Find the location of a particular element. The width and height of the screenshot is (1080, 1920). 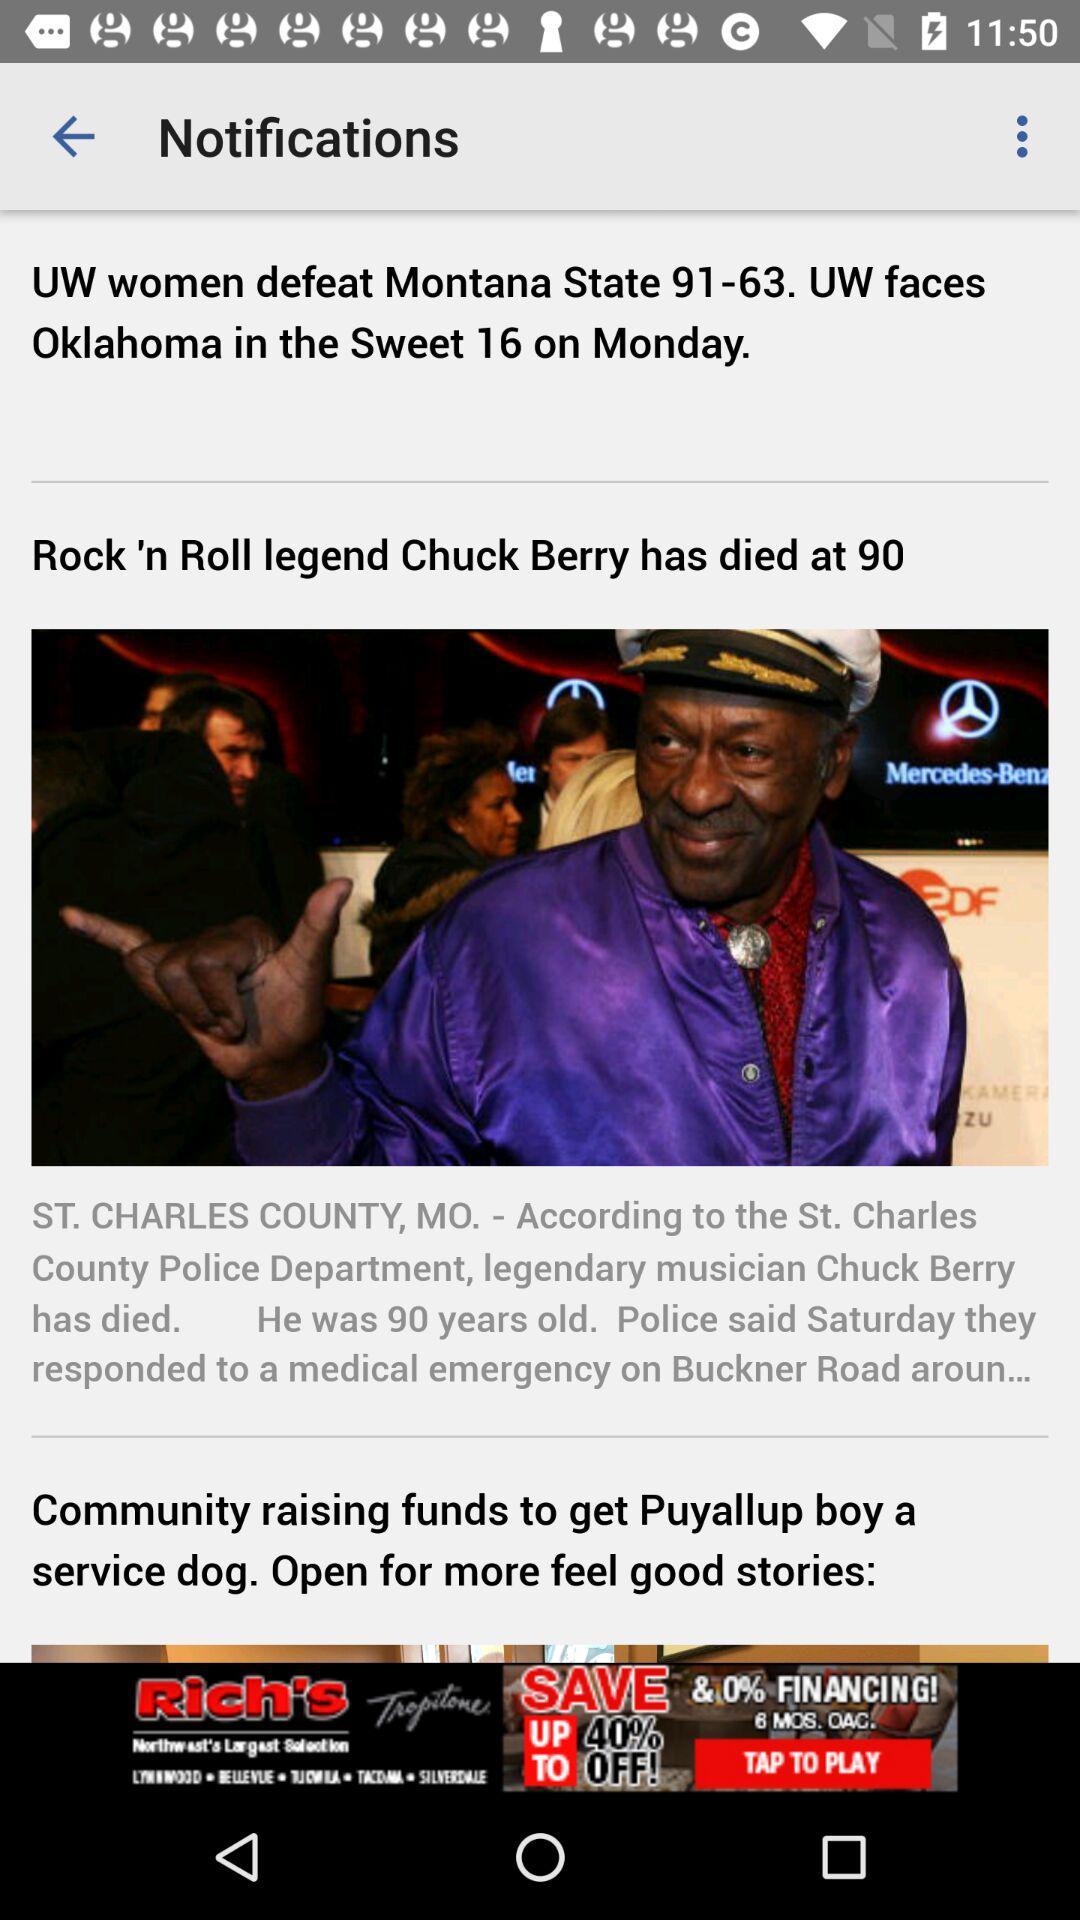

advertisement is located at coordinates (540, 1727).